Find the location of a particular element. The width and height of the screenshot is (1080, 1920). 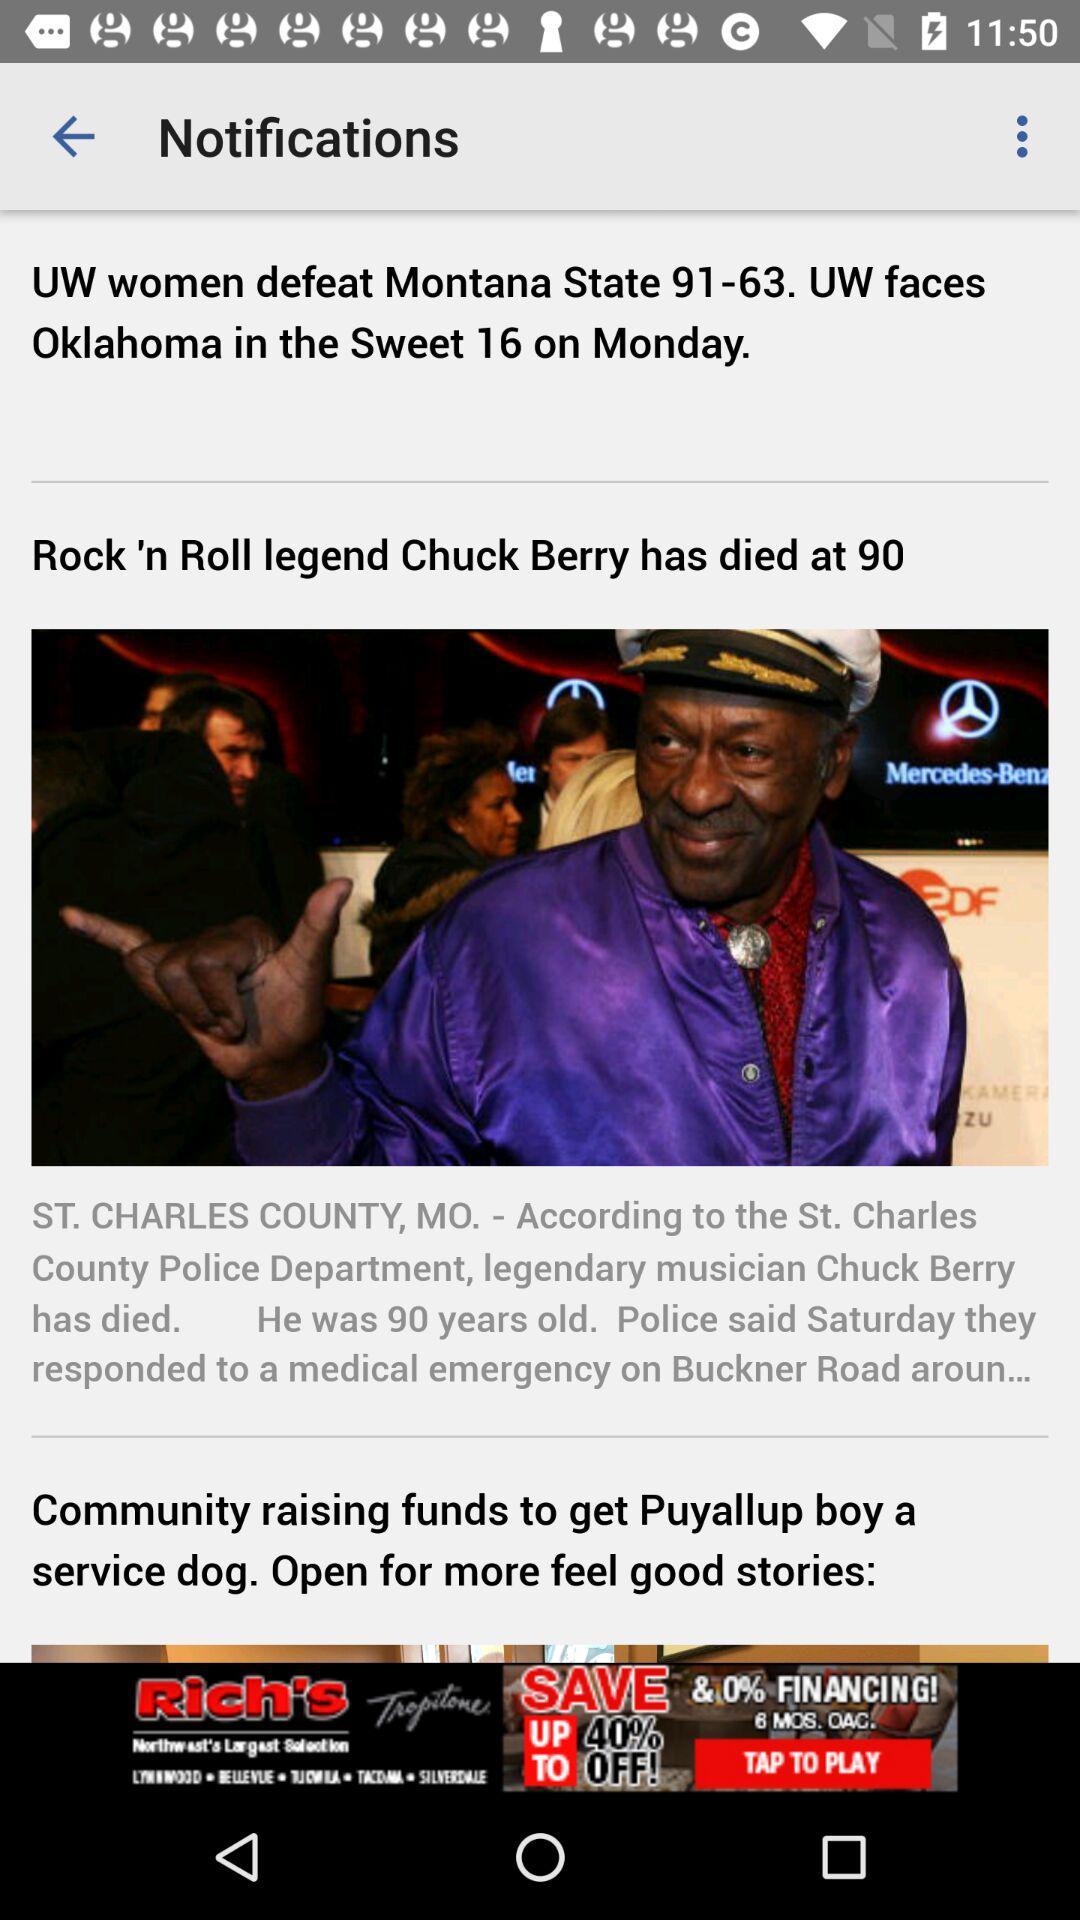

advertisement is located at coordinates (540, 1727).